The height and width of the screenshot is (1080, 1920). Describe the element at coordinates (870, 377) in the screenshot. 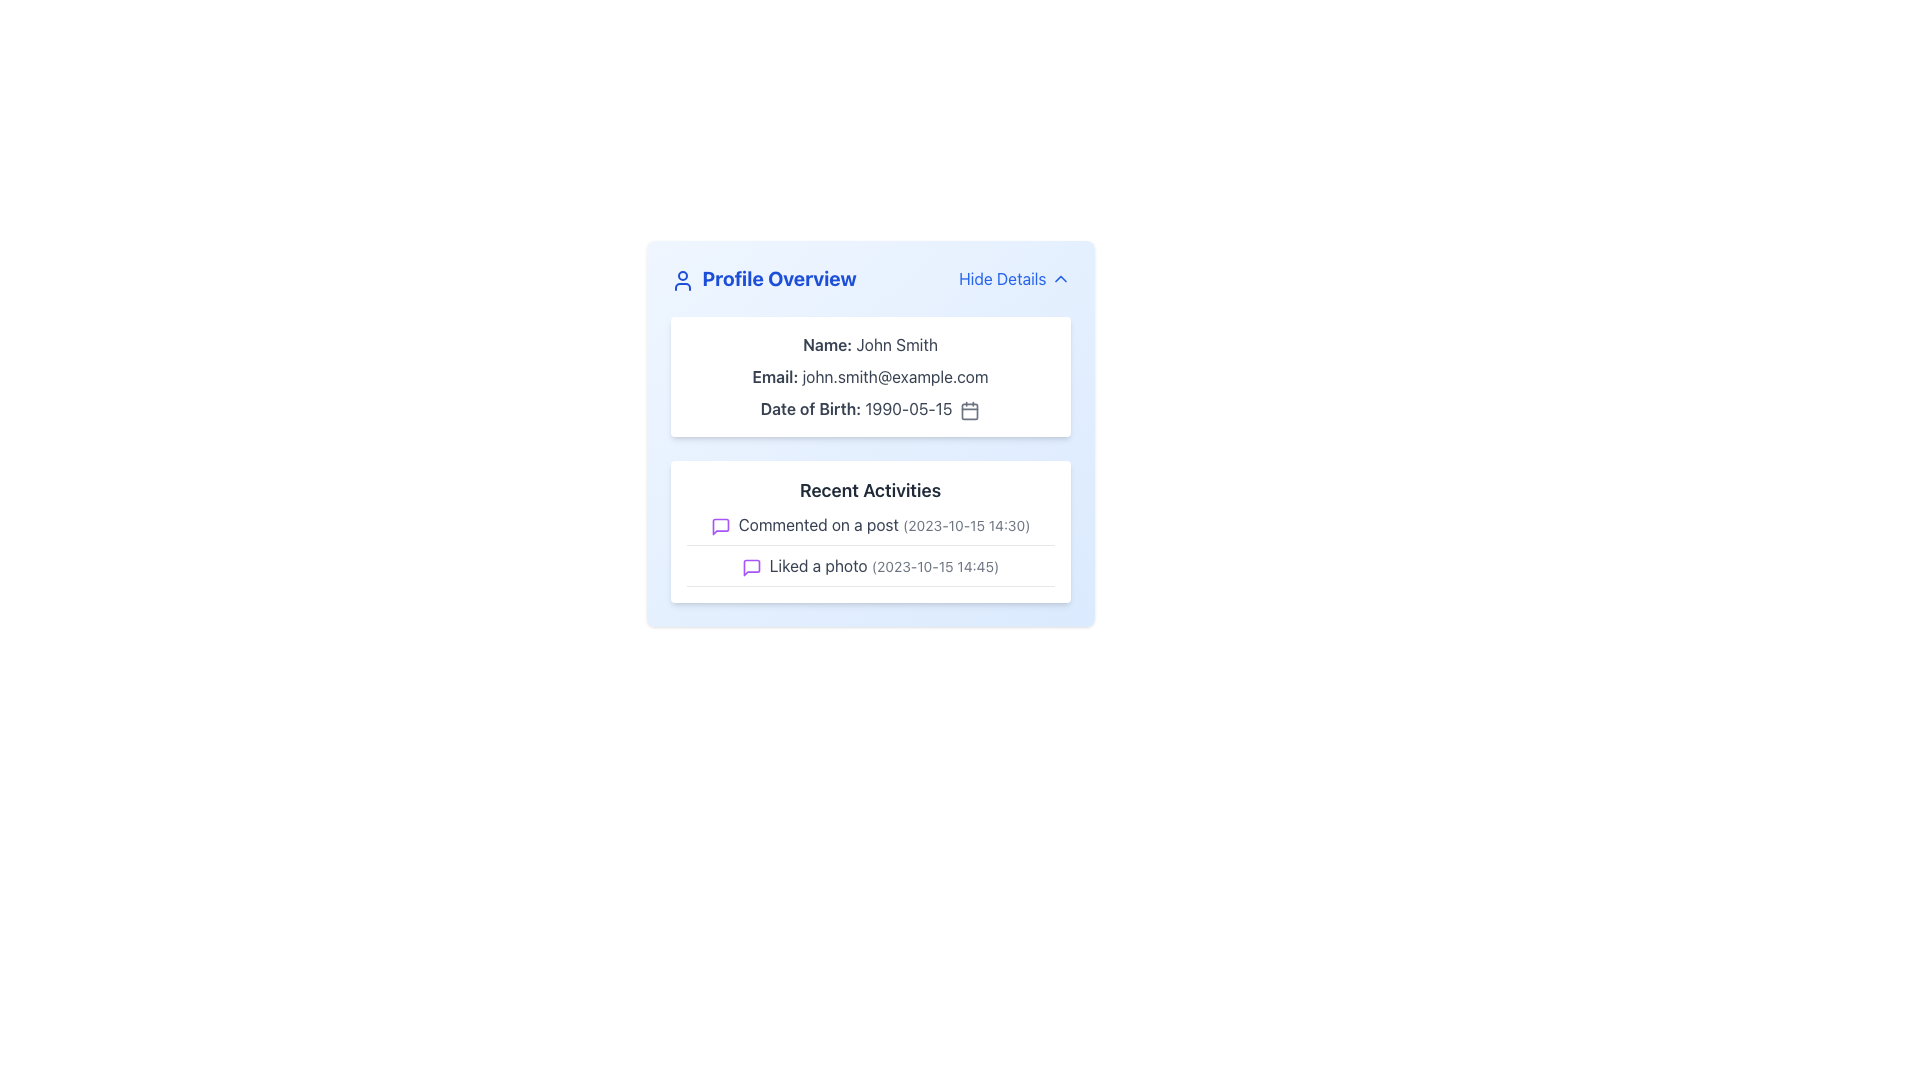

I see `the Text Display element in the user profile card that shows 'Email: john.smith@example.com'` at that location.